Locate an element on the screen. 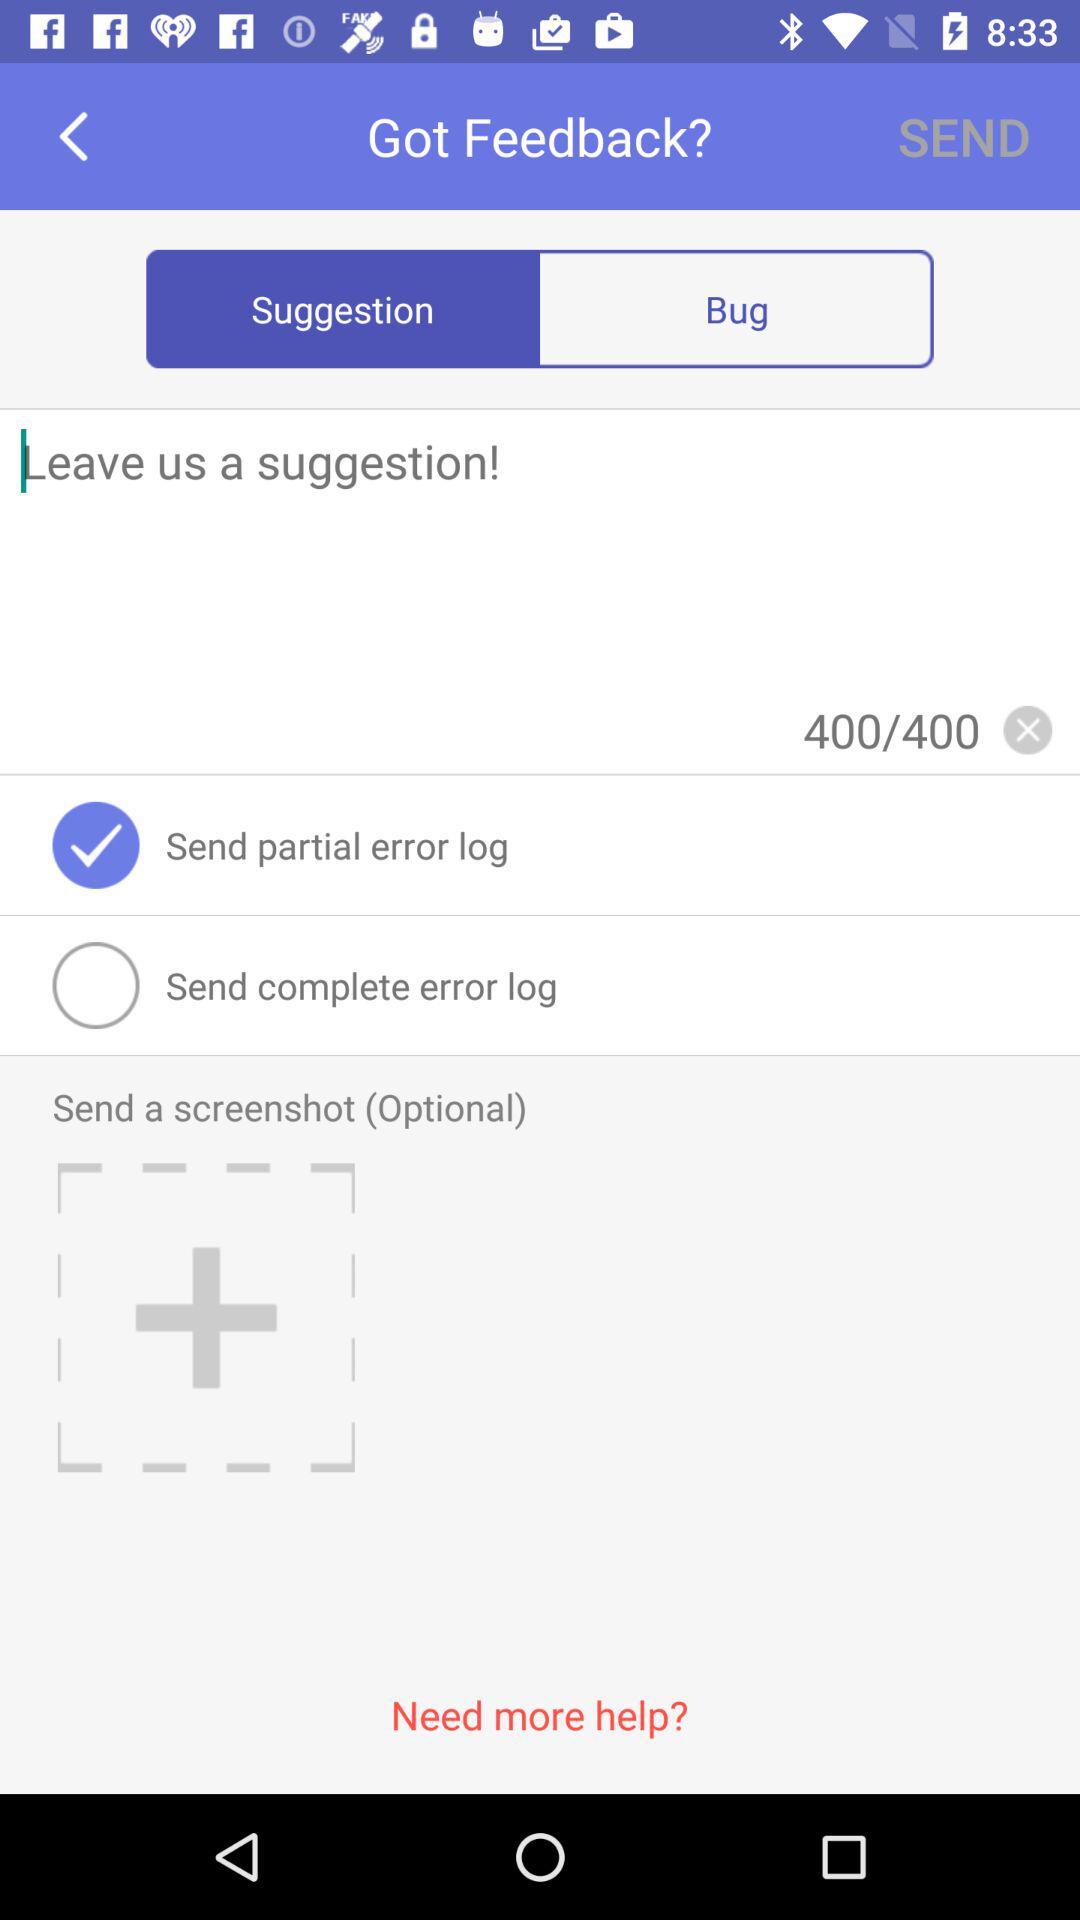  the item to the right of the 400/400 icon is located at coordinates (1027, 728).